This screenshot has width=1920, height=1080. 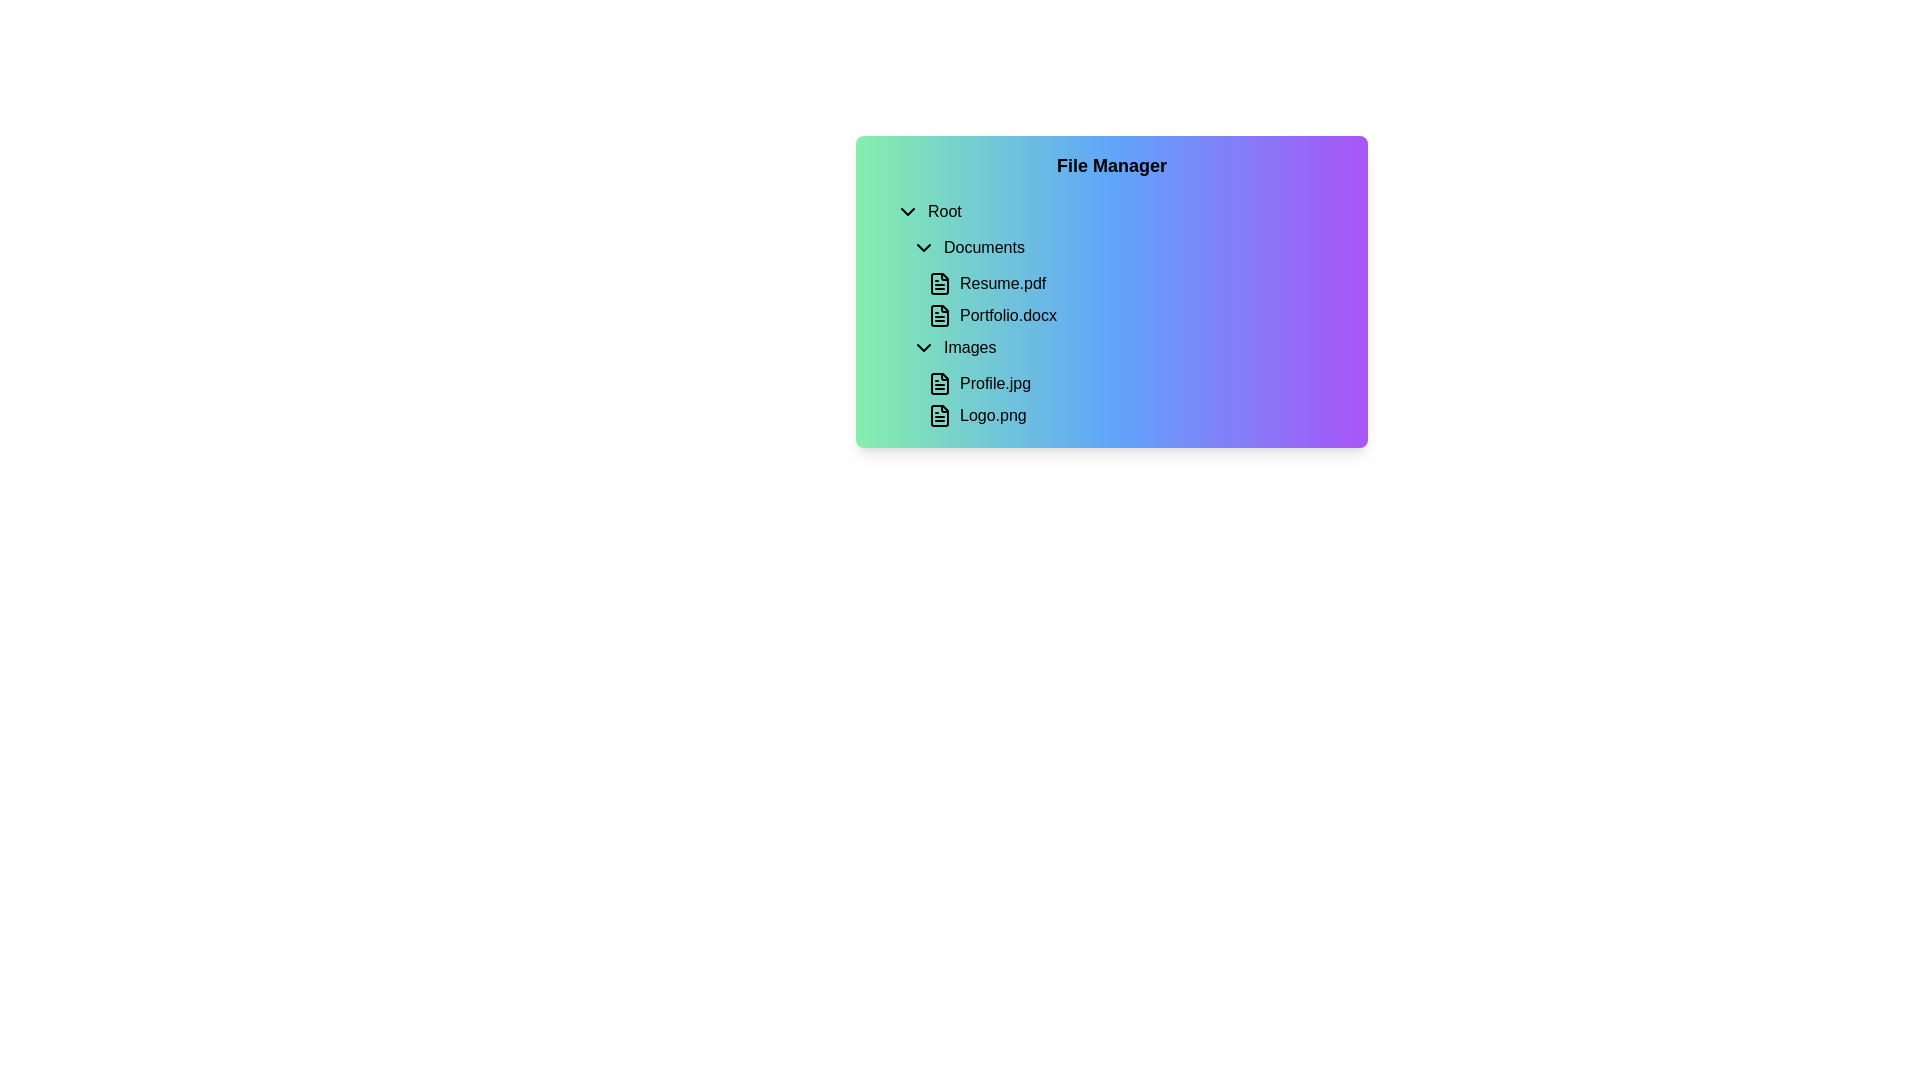 I want to click on the document icon, which has a minimalist black stroke style and is located next to the label 'Profile.jpg' in the 'Images' section of the 'File Manager', so click(x=939, y=384).